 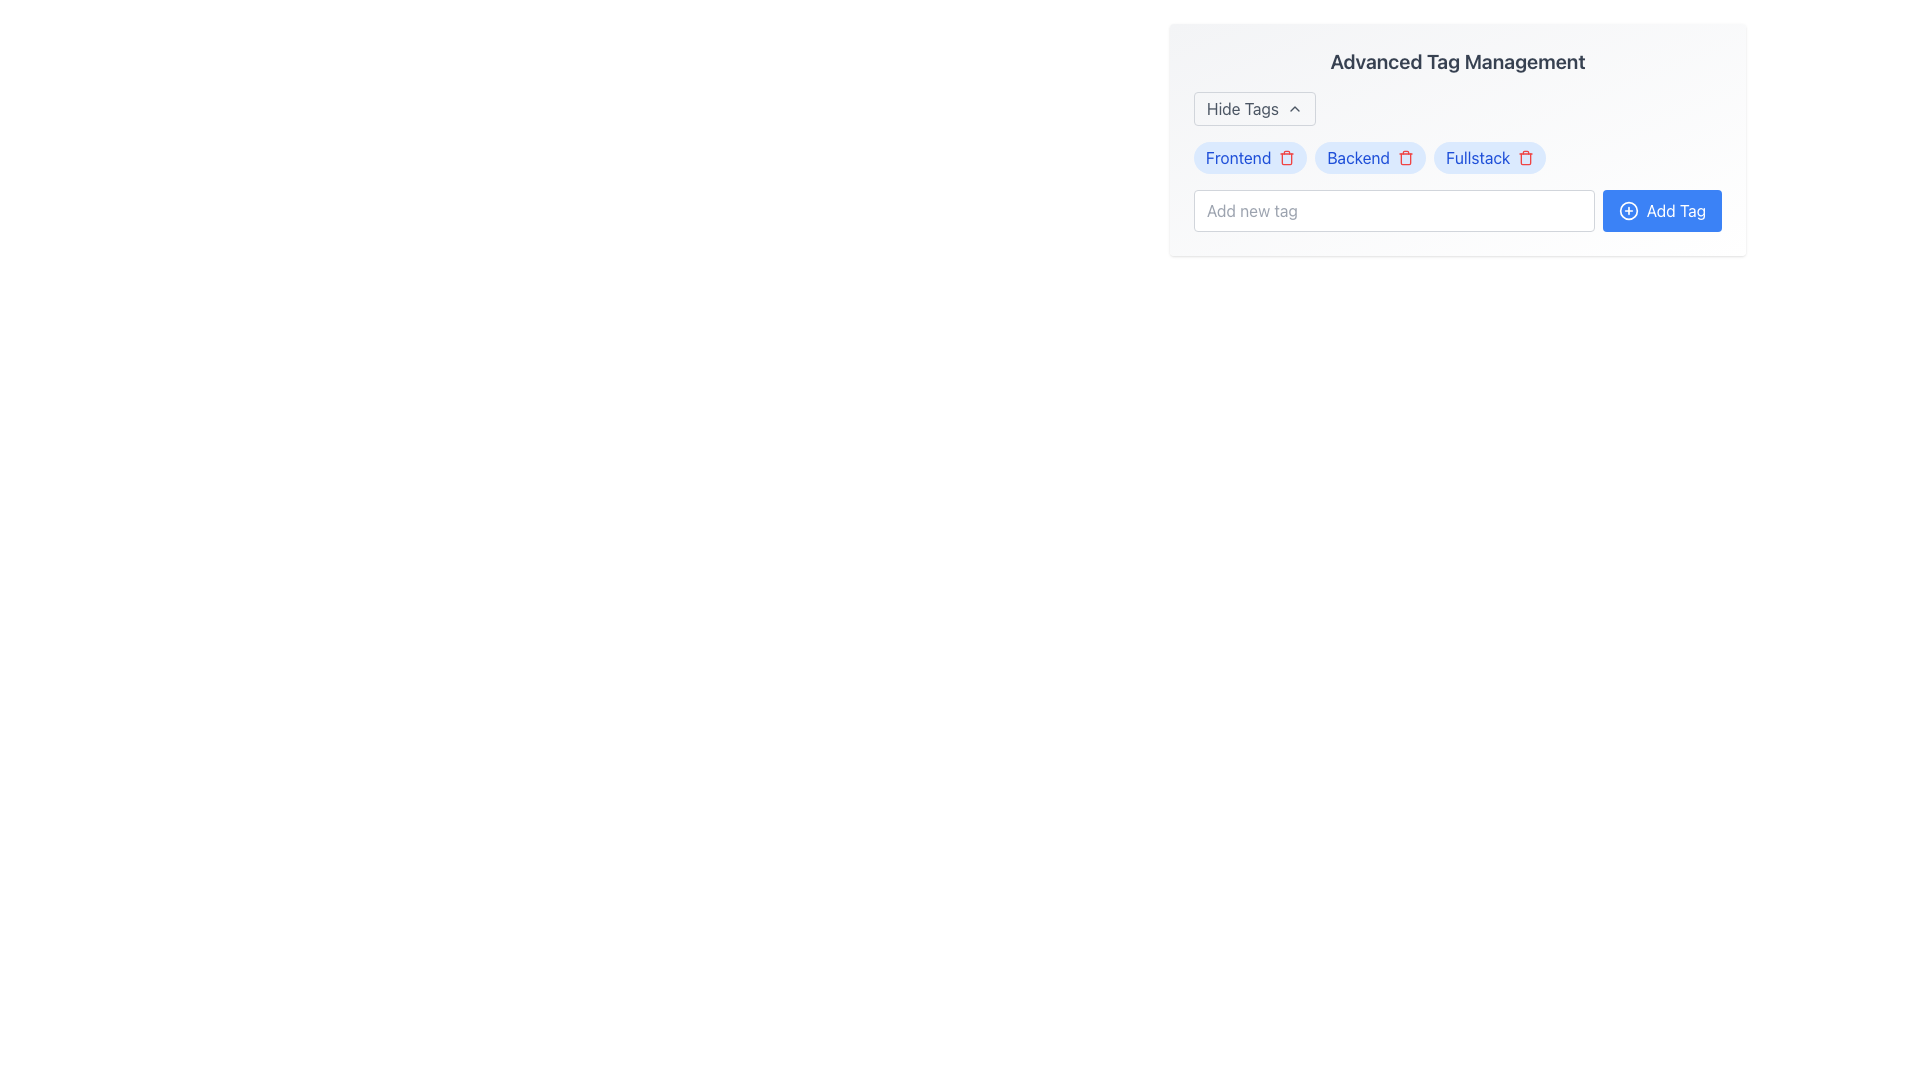 What do you see at coordinates (1662, 211) in the screenshot?
I see `the 'Add Tag' button, which is a rectangular button with rounded corners, blue background, and white text` at bounding box center [1662, 211].